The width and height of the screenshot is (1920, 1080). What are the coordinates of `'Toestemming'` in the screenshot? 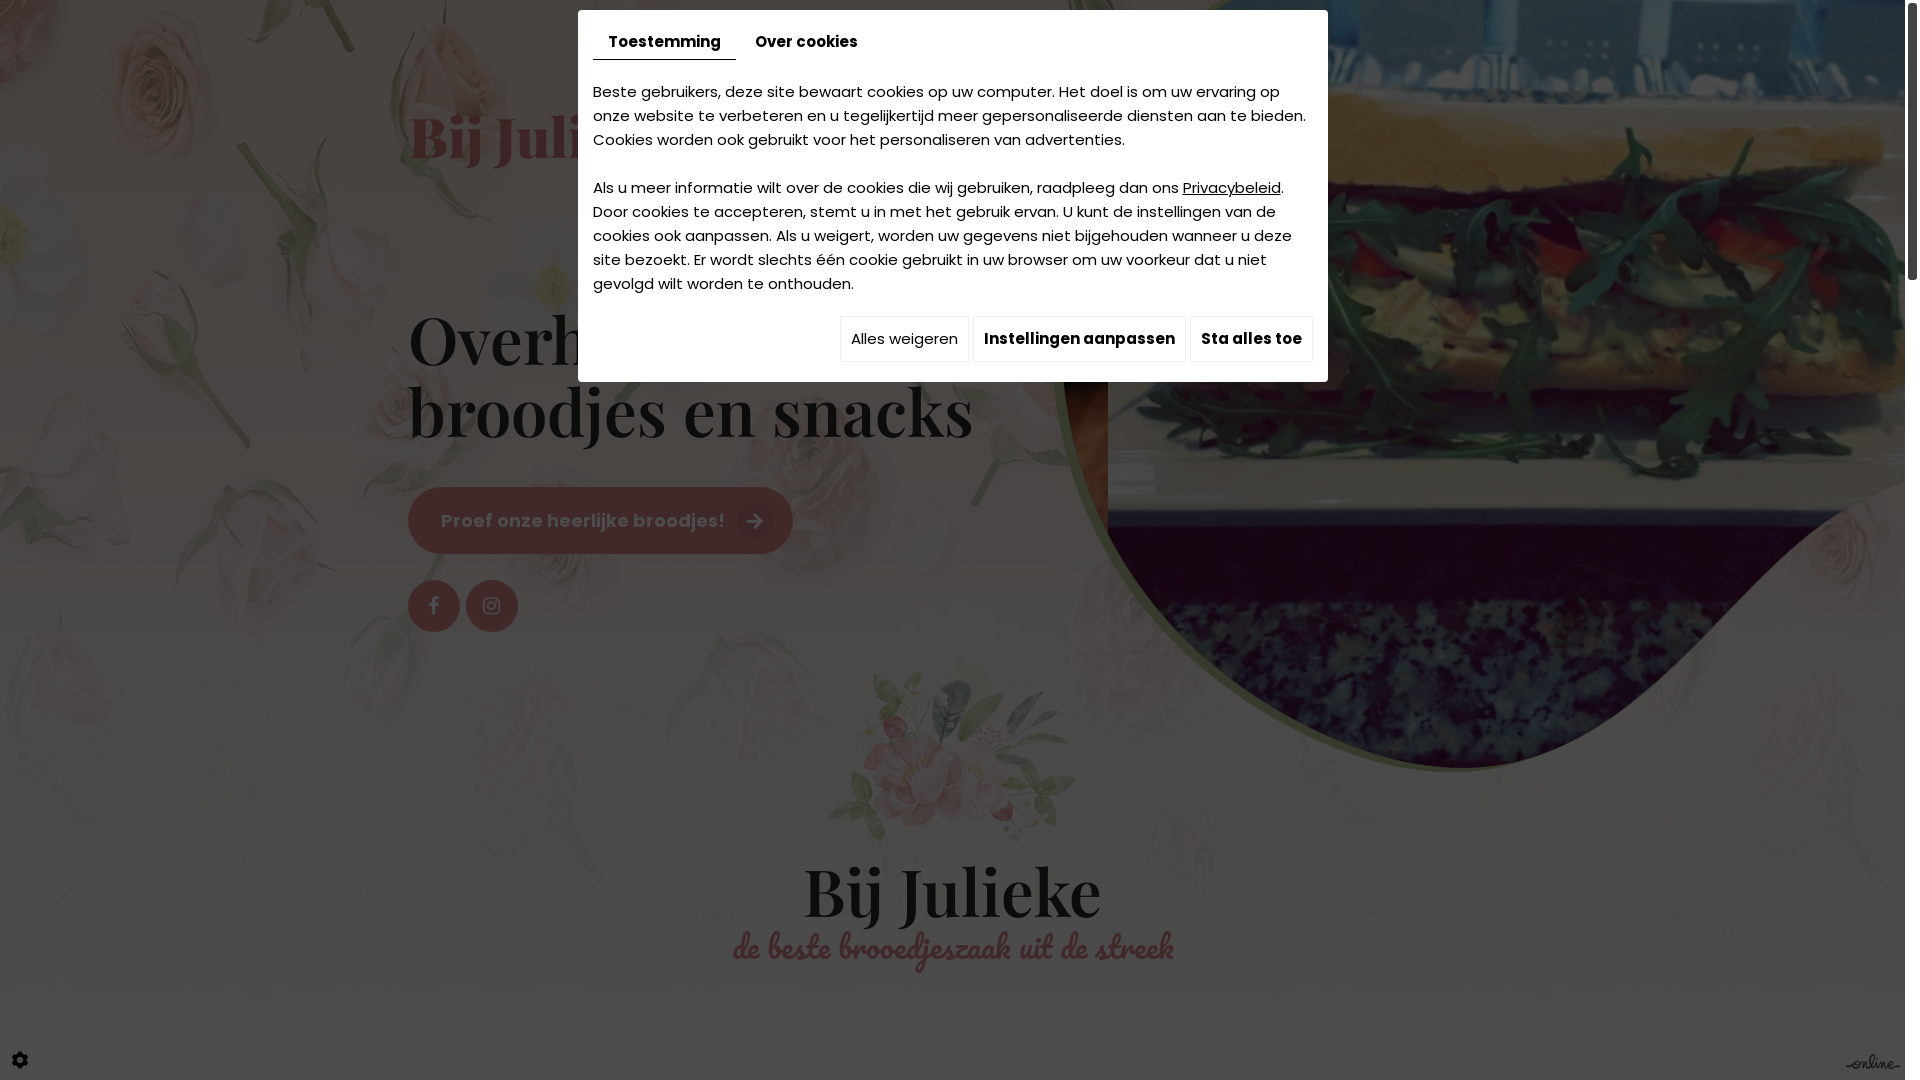 It's located at (663, 42).